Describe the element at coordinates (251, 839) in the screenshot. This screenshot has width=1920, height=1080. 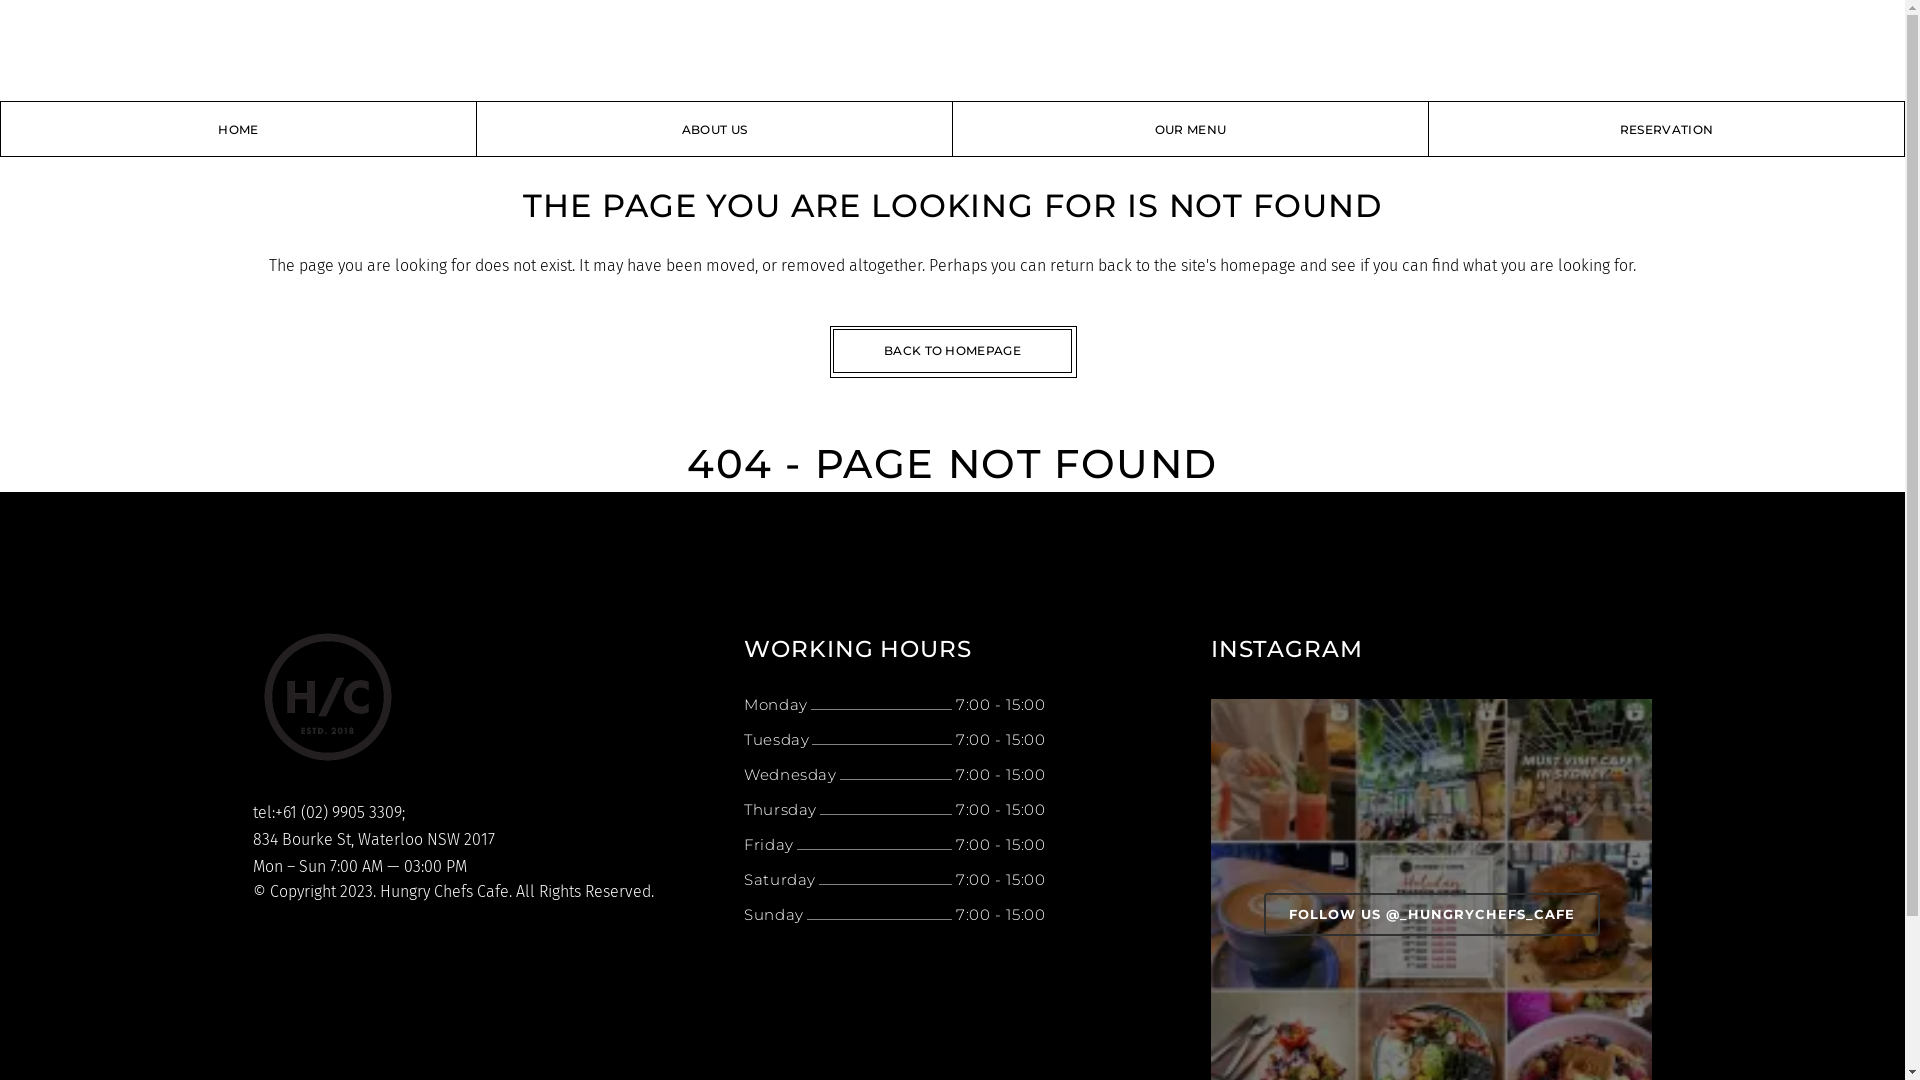
I see `'834 Bourke St, Waterloo NSW 2017'` at that location.